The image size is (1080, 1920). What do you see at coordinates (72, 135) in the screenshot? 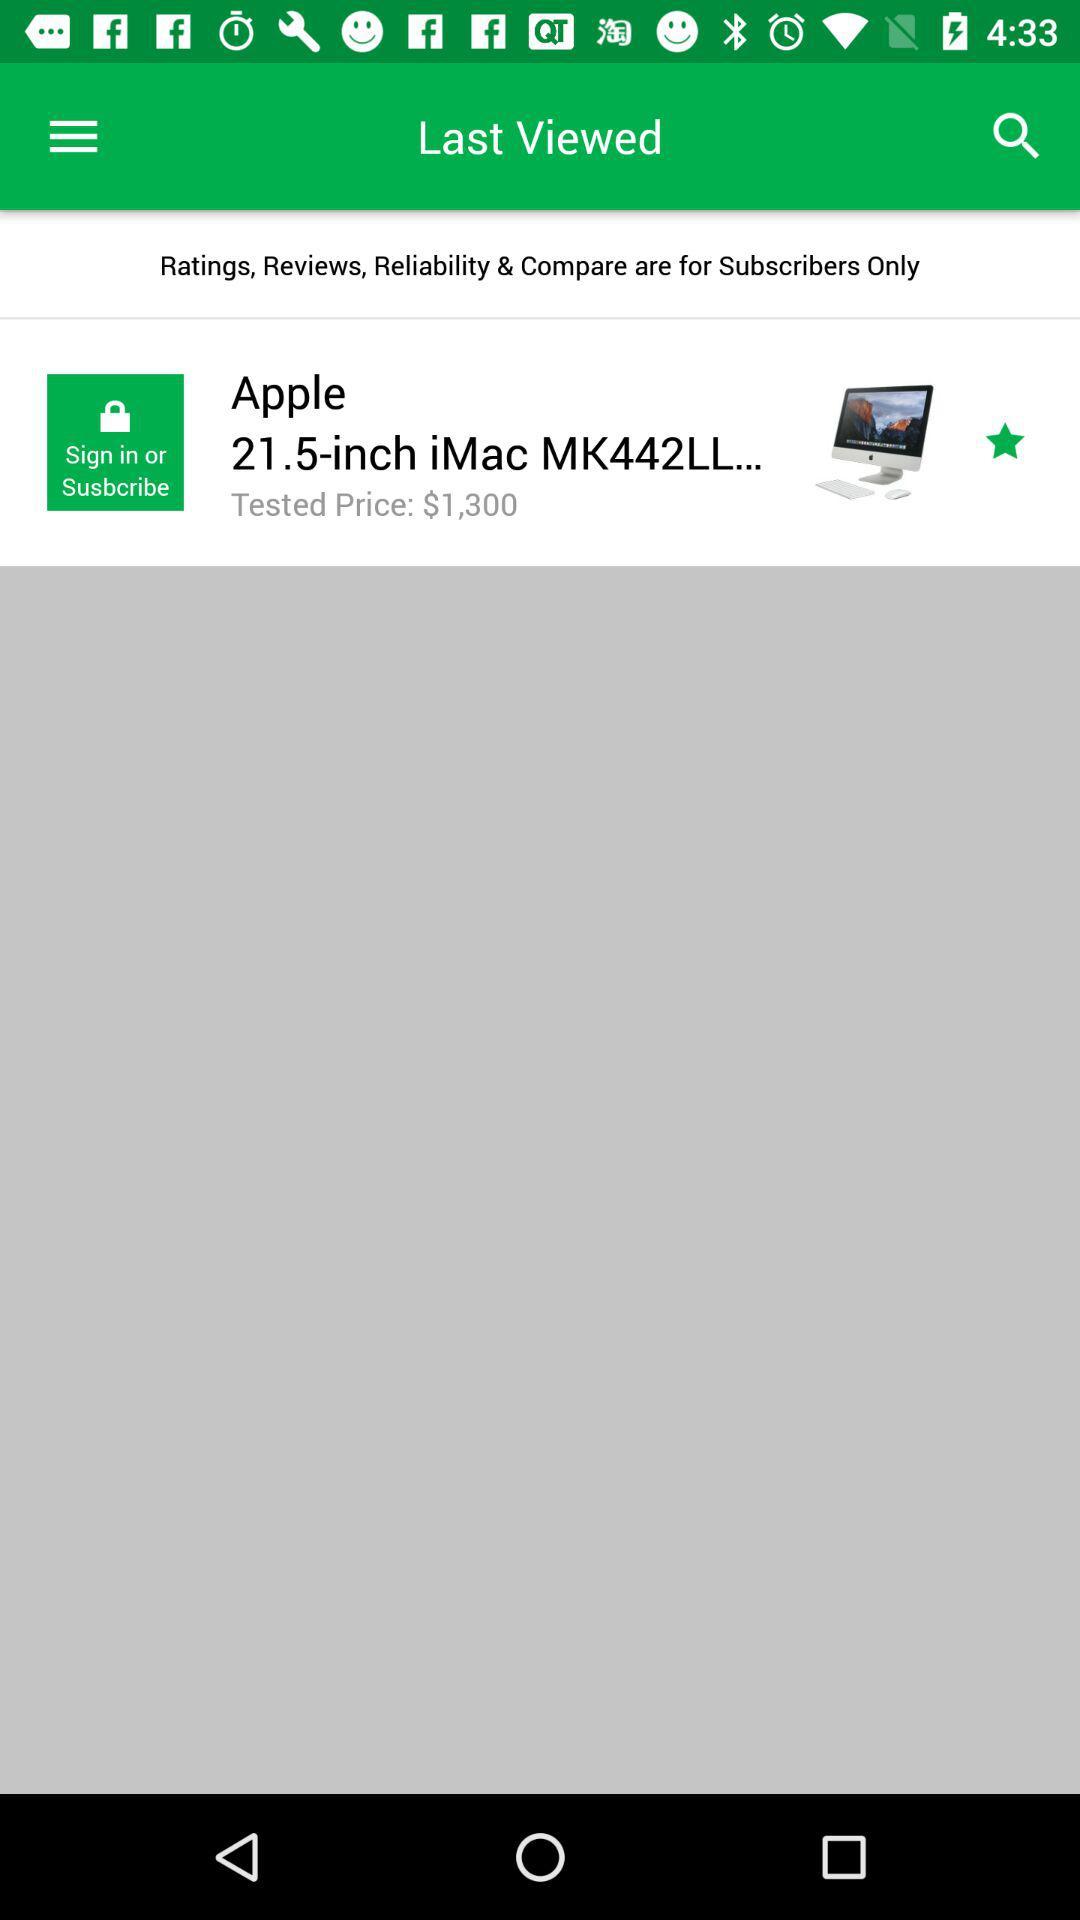
I see `icon above the ratings reviews reliability icon` at bounding box center [72, 135].